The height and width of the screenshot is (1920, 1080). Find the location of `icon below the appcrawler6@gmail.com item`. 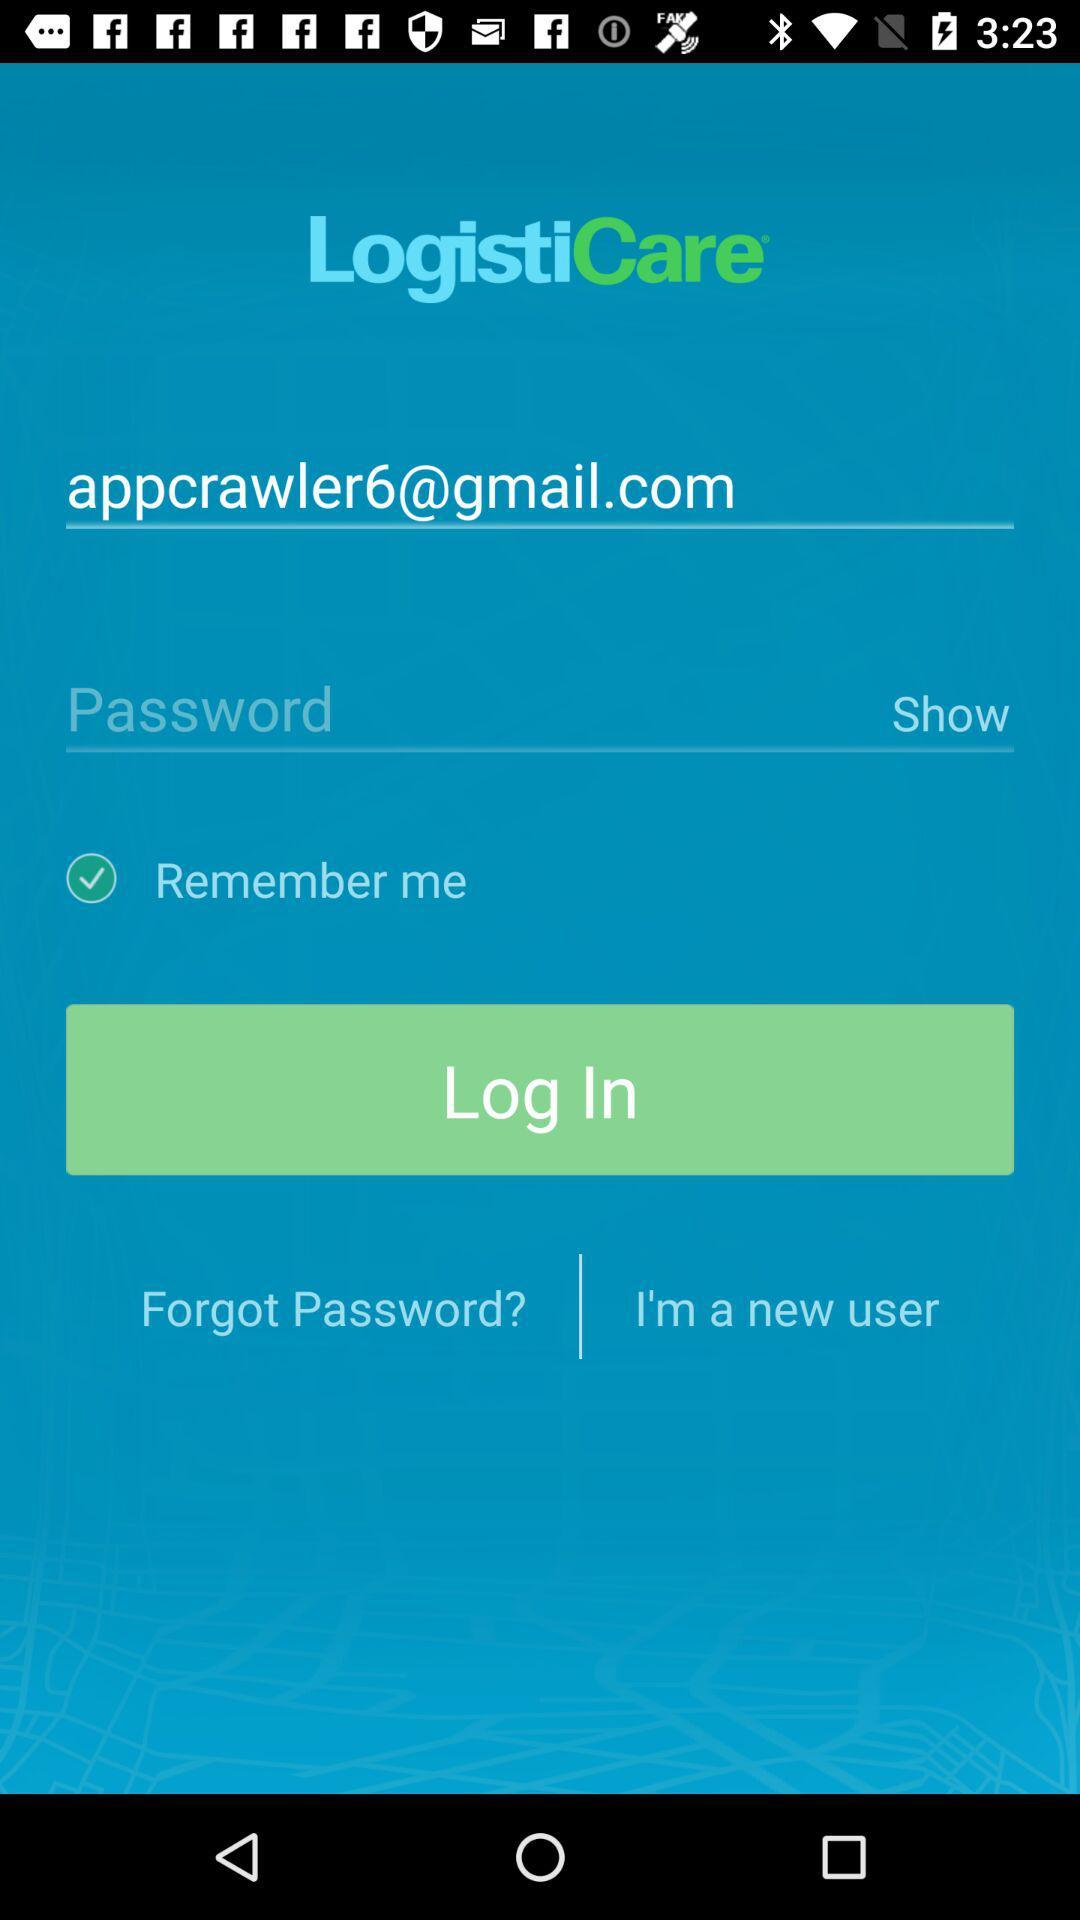

icon below the appcrawler6@gmail.com item is located at coordinates (947, 708).